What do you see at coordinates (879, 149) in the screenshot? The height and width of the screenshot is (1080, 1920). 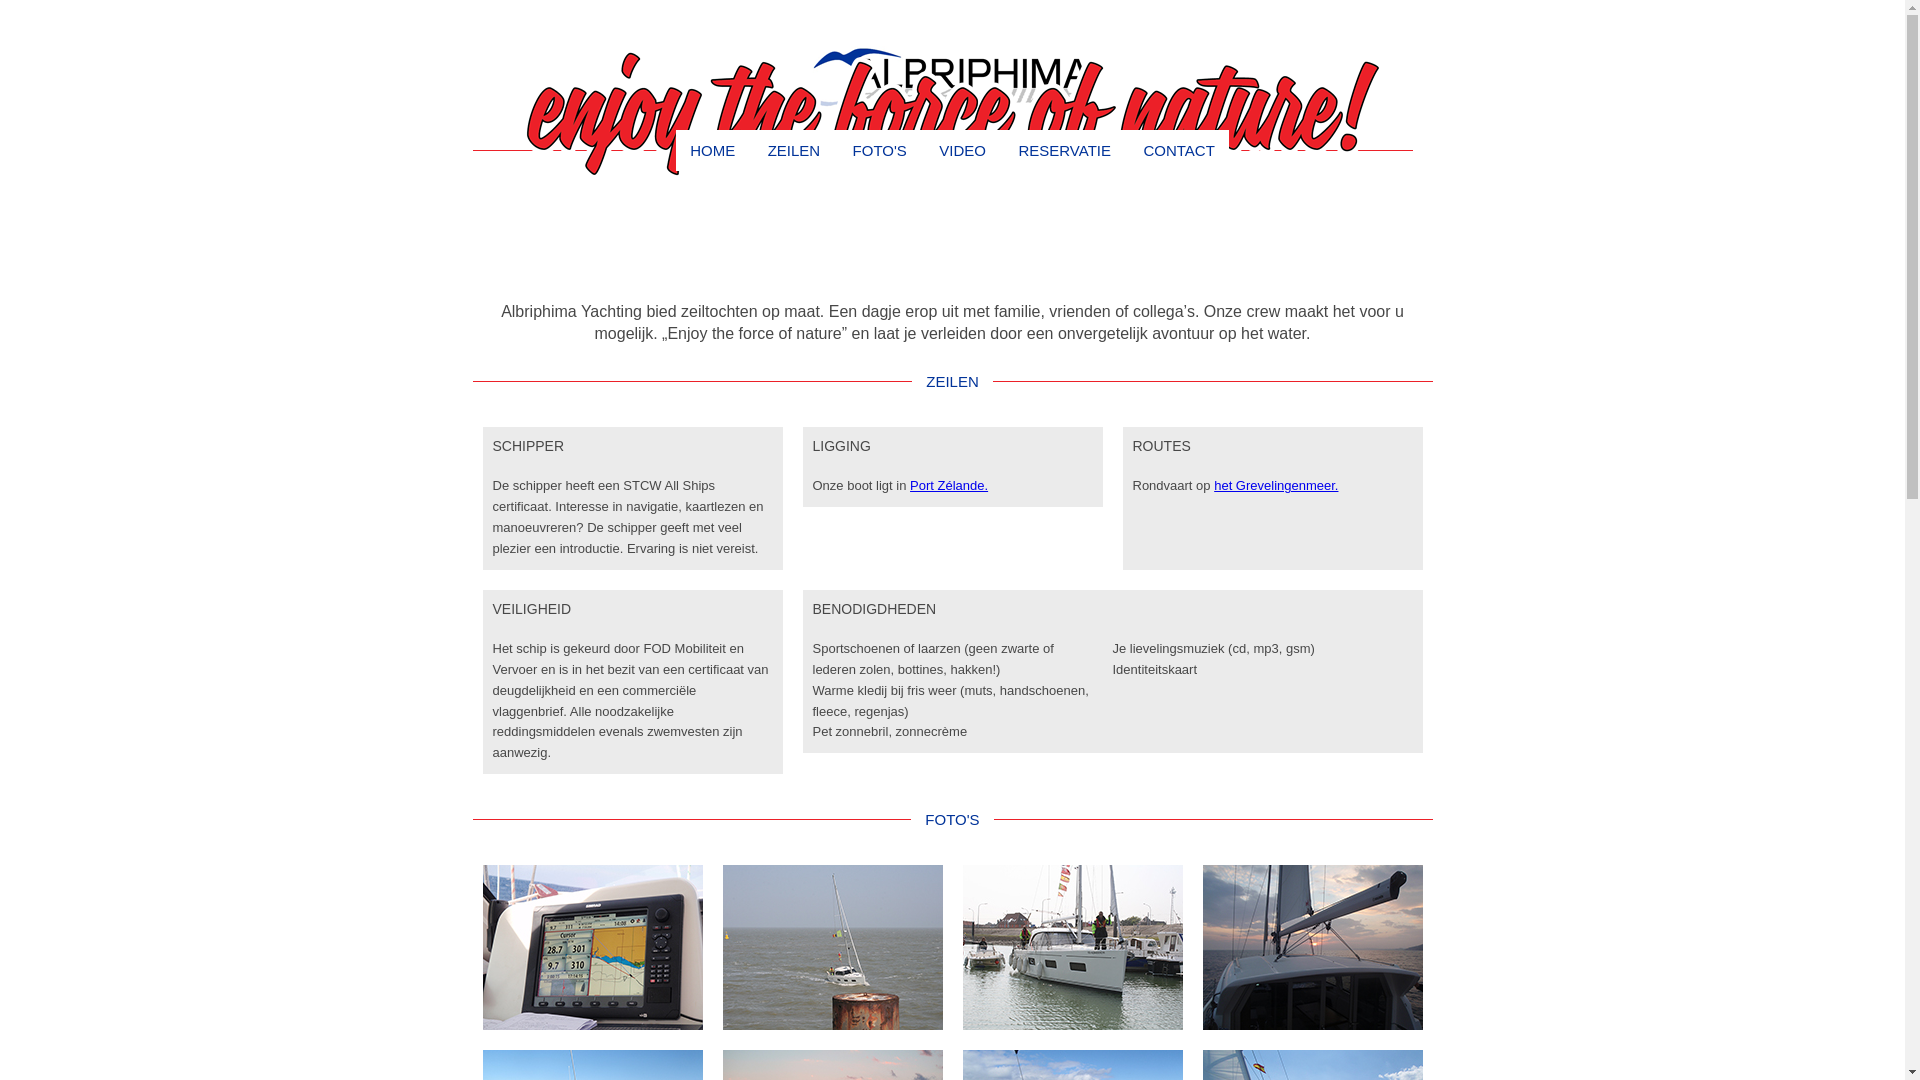 I see `'FOTO'S'` at bounding box center [879, 149].